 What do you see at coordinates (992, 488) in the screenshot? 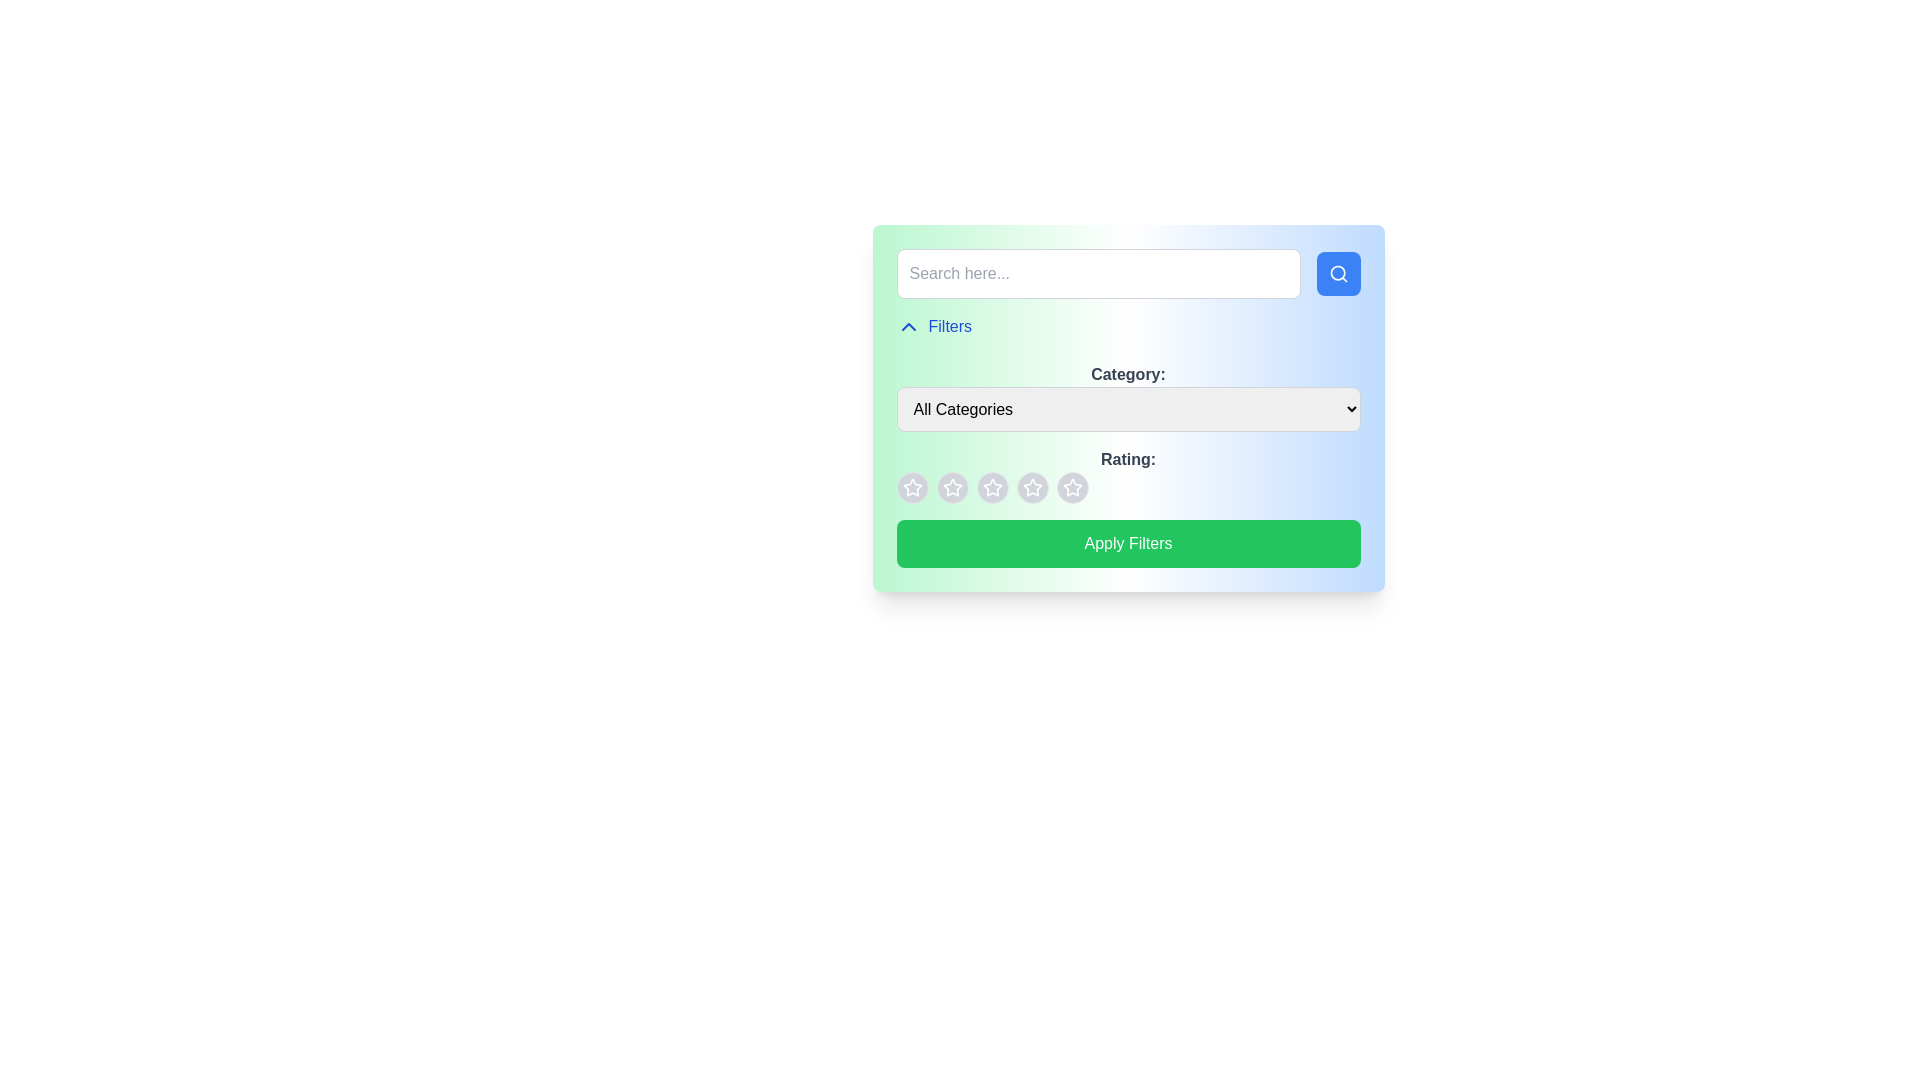
I see `the third Rating star button, which is a circular element with a light gray background and a white star icon` at bounding box center [992, 488].